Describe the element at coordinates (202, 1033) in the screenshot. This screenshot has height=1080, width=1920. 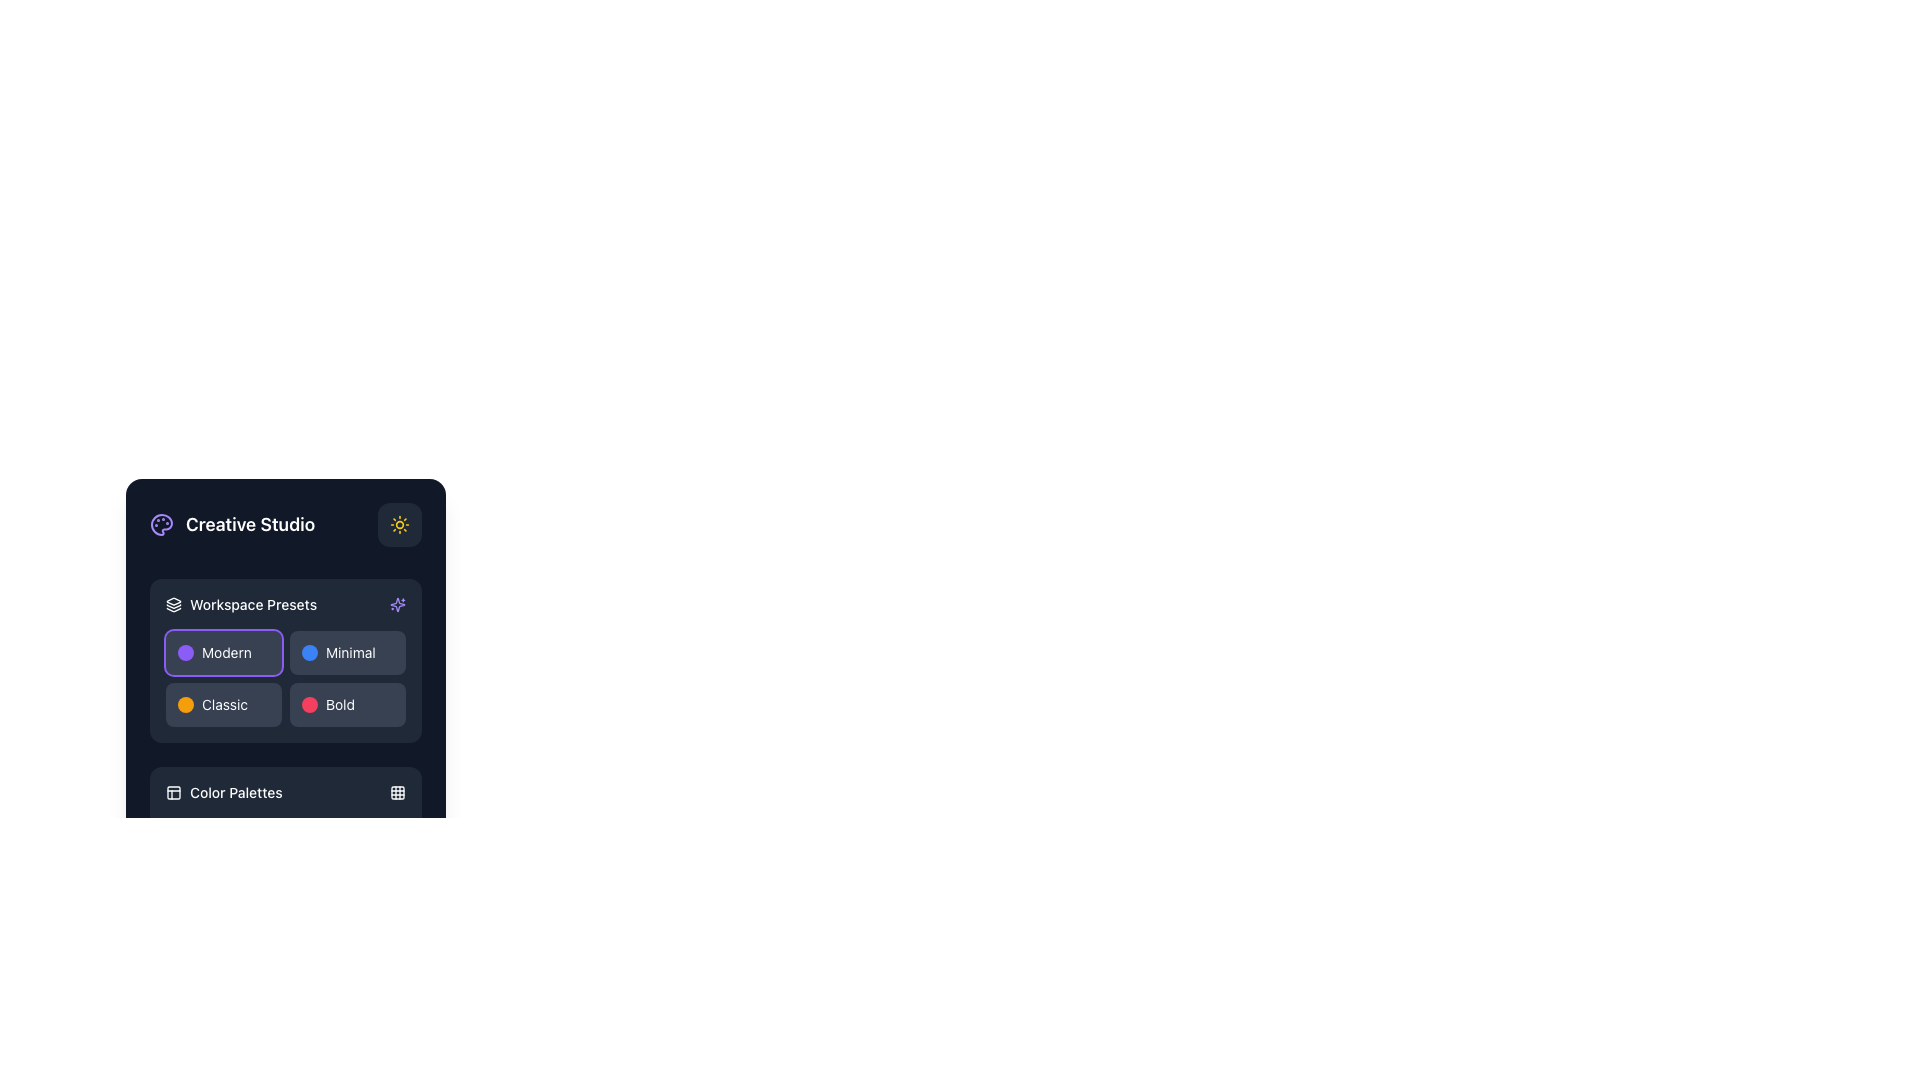
I see `the 'Opacity' label with eye icon located at the bottom of the interface, to the left of the '80%' element` at that location.